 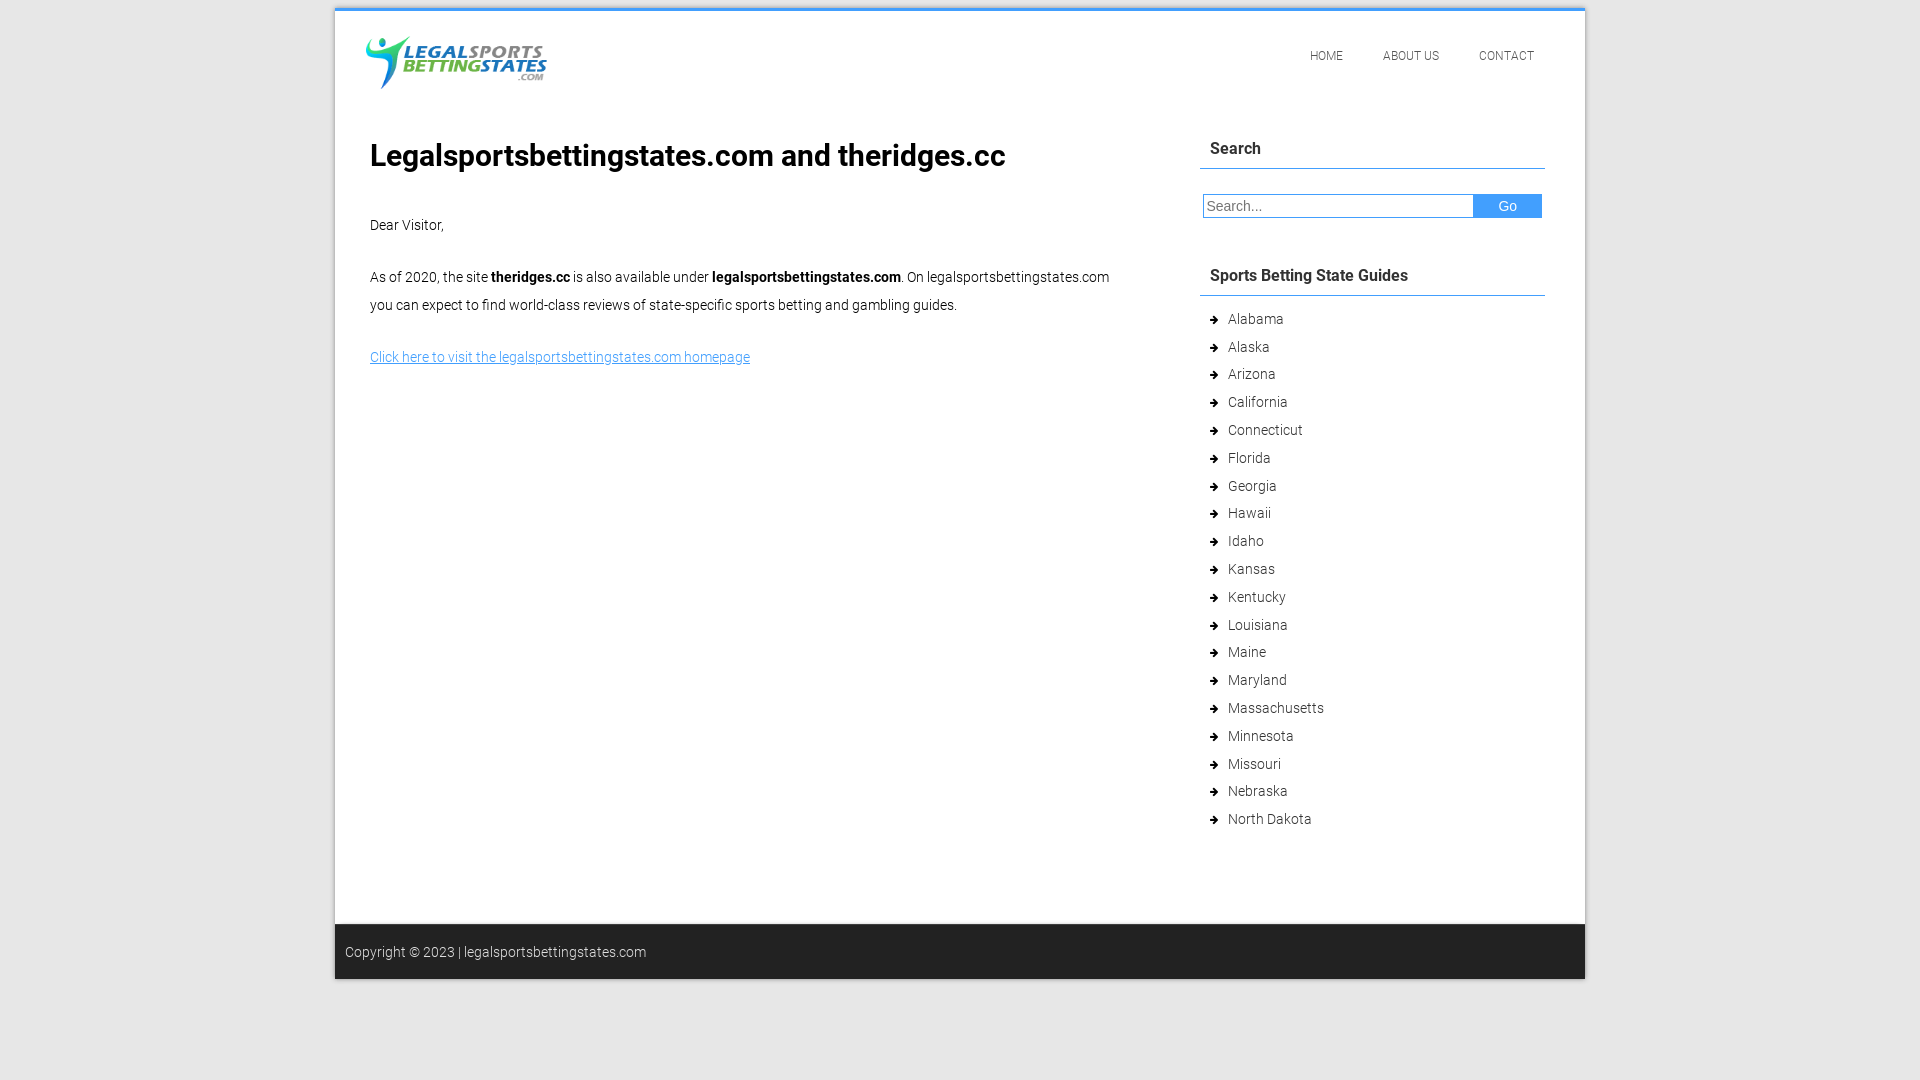 I want to click on 'Massachusetts', so click(x=1275, y=707).